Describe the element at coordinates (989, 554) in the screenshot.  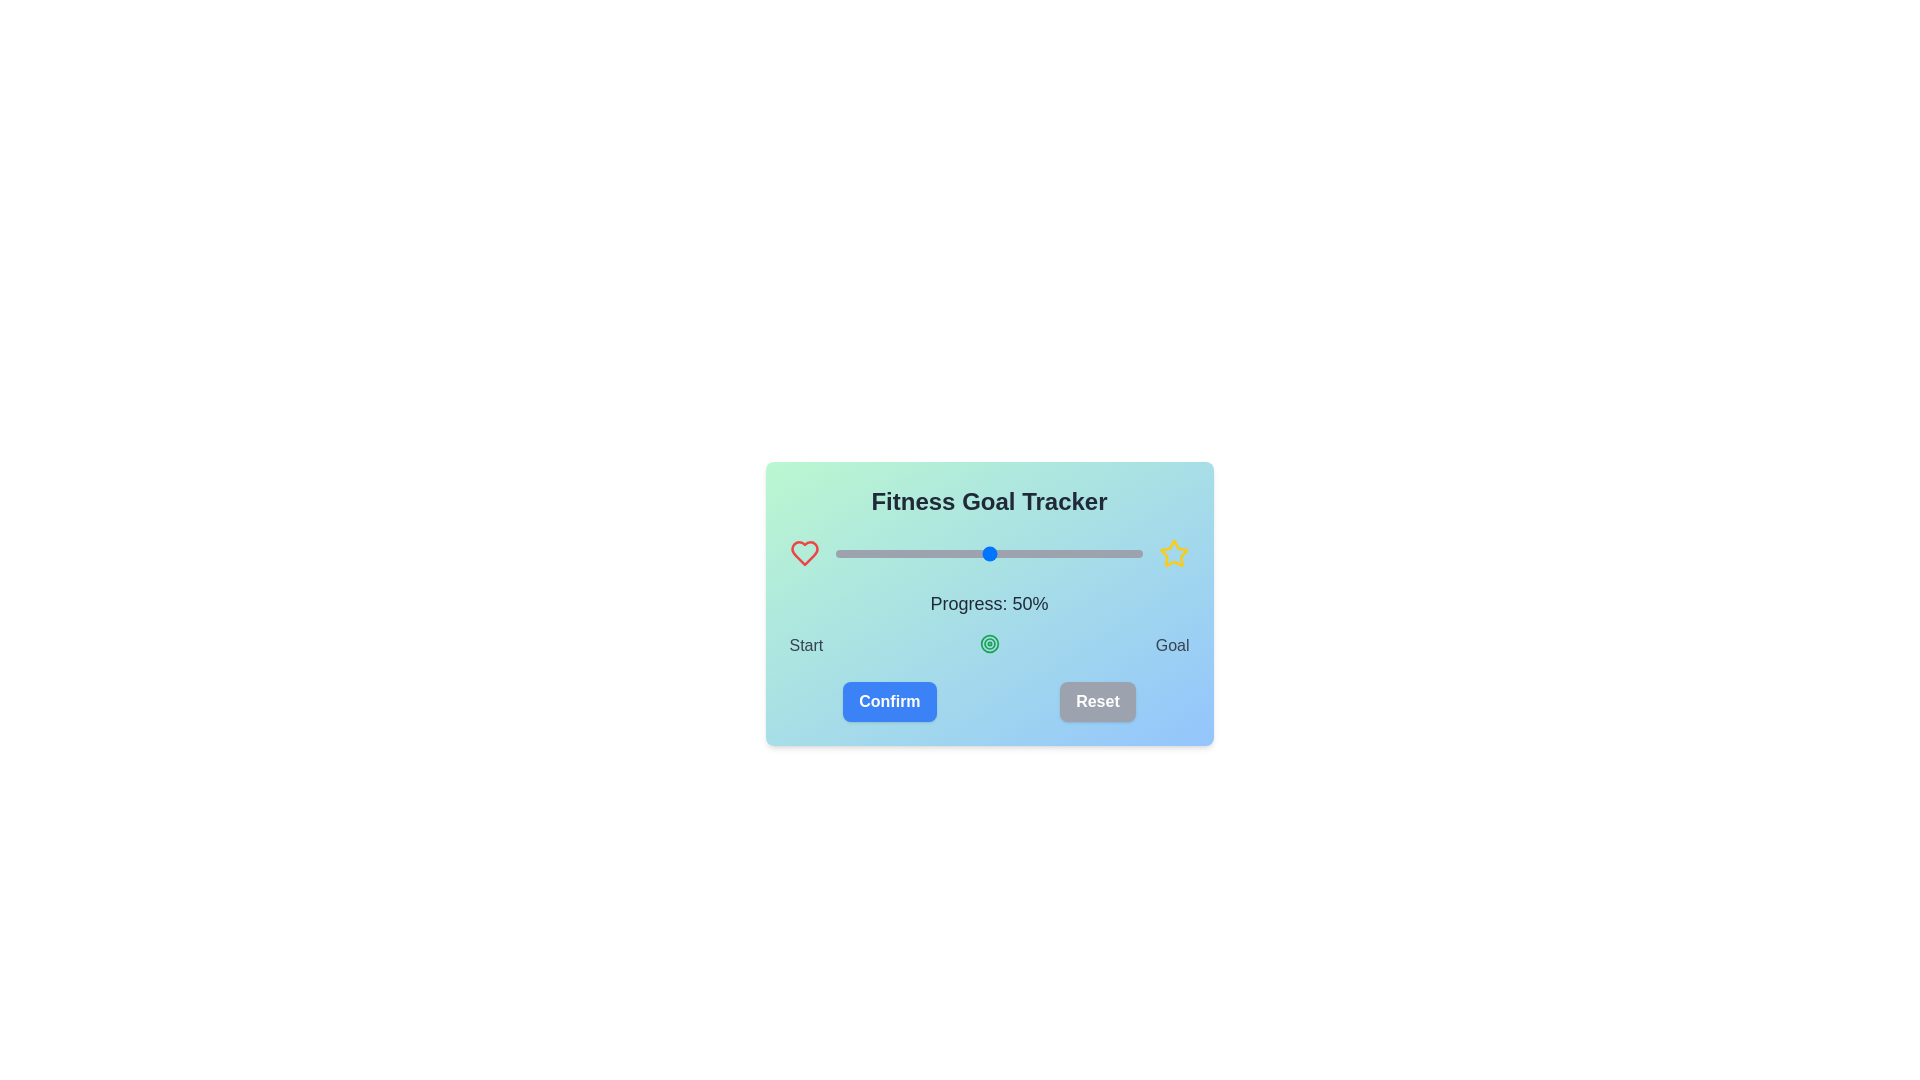
I see `the slider to set progress to 50%` at that location.